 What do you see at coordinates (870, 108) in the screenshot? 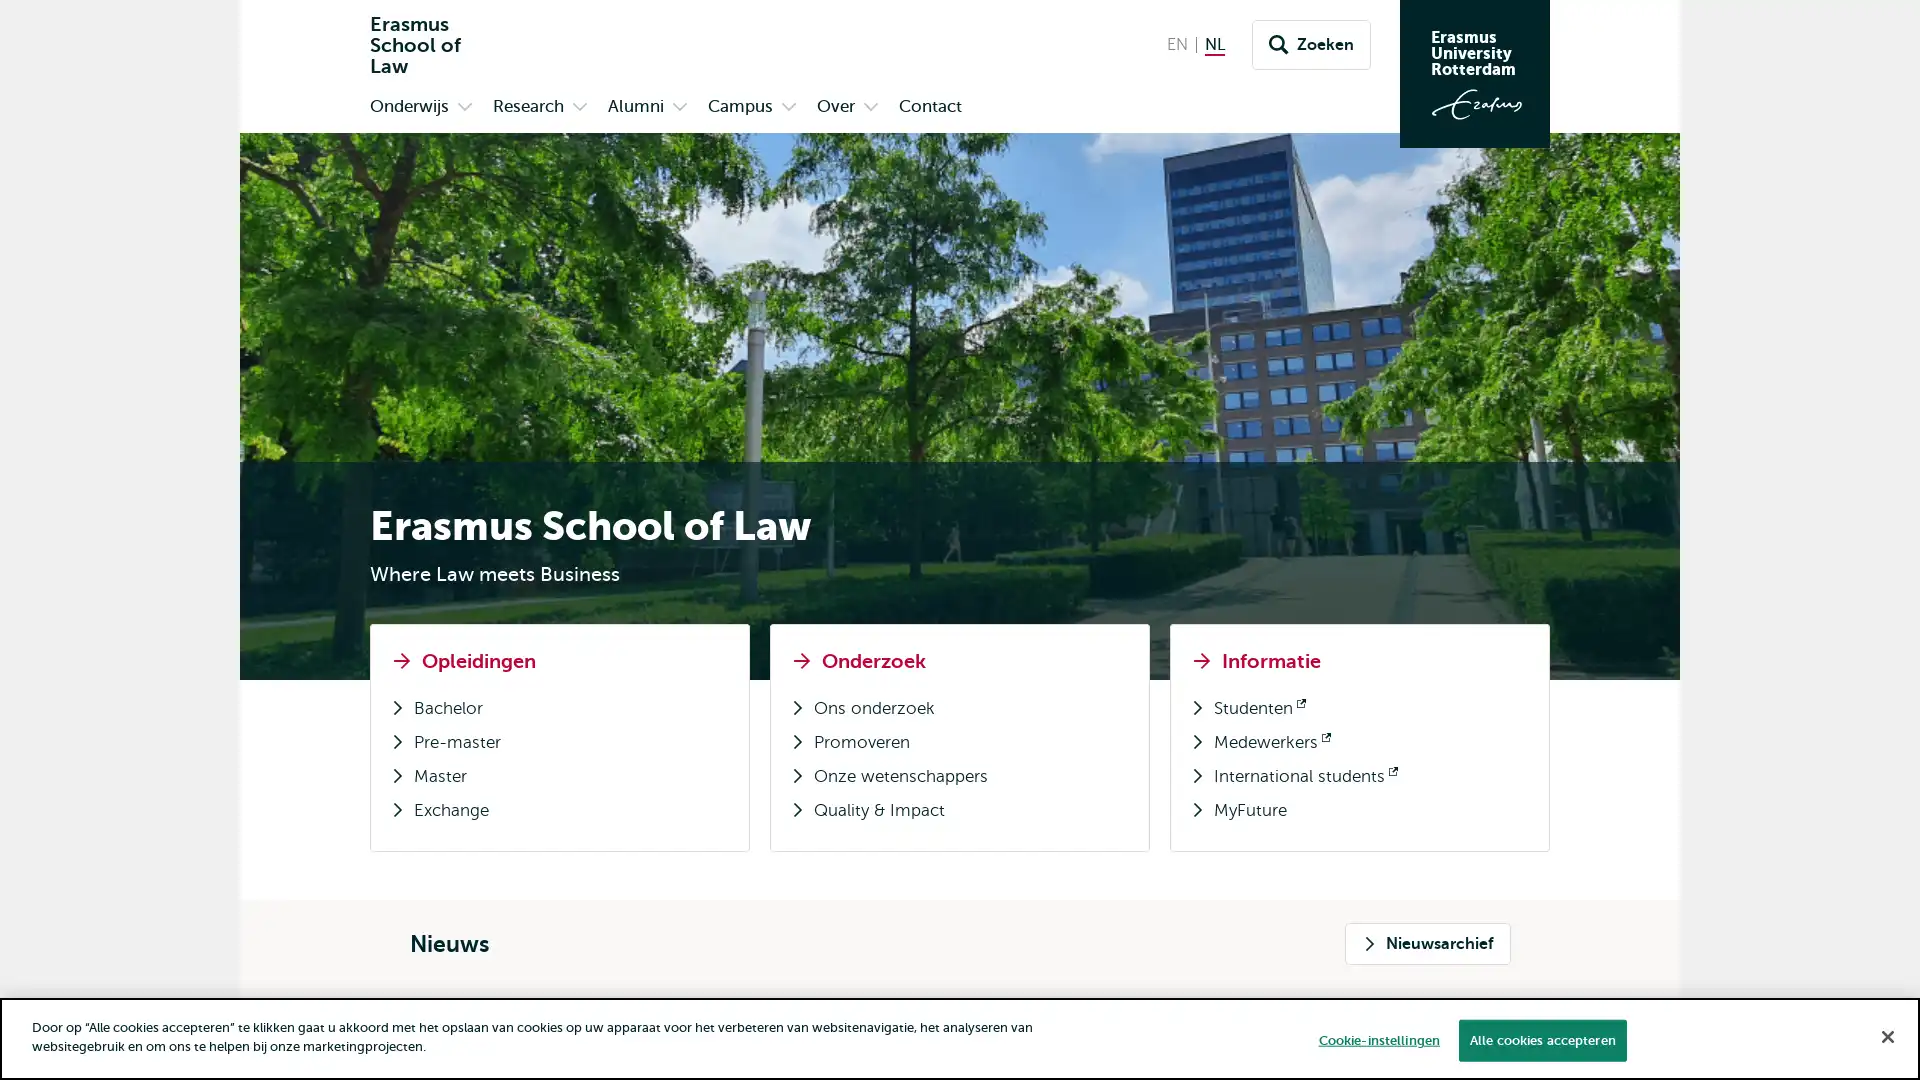
I see `Open submenu` at bounding box center [870, 108].